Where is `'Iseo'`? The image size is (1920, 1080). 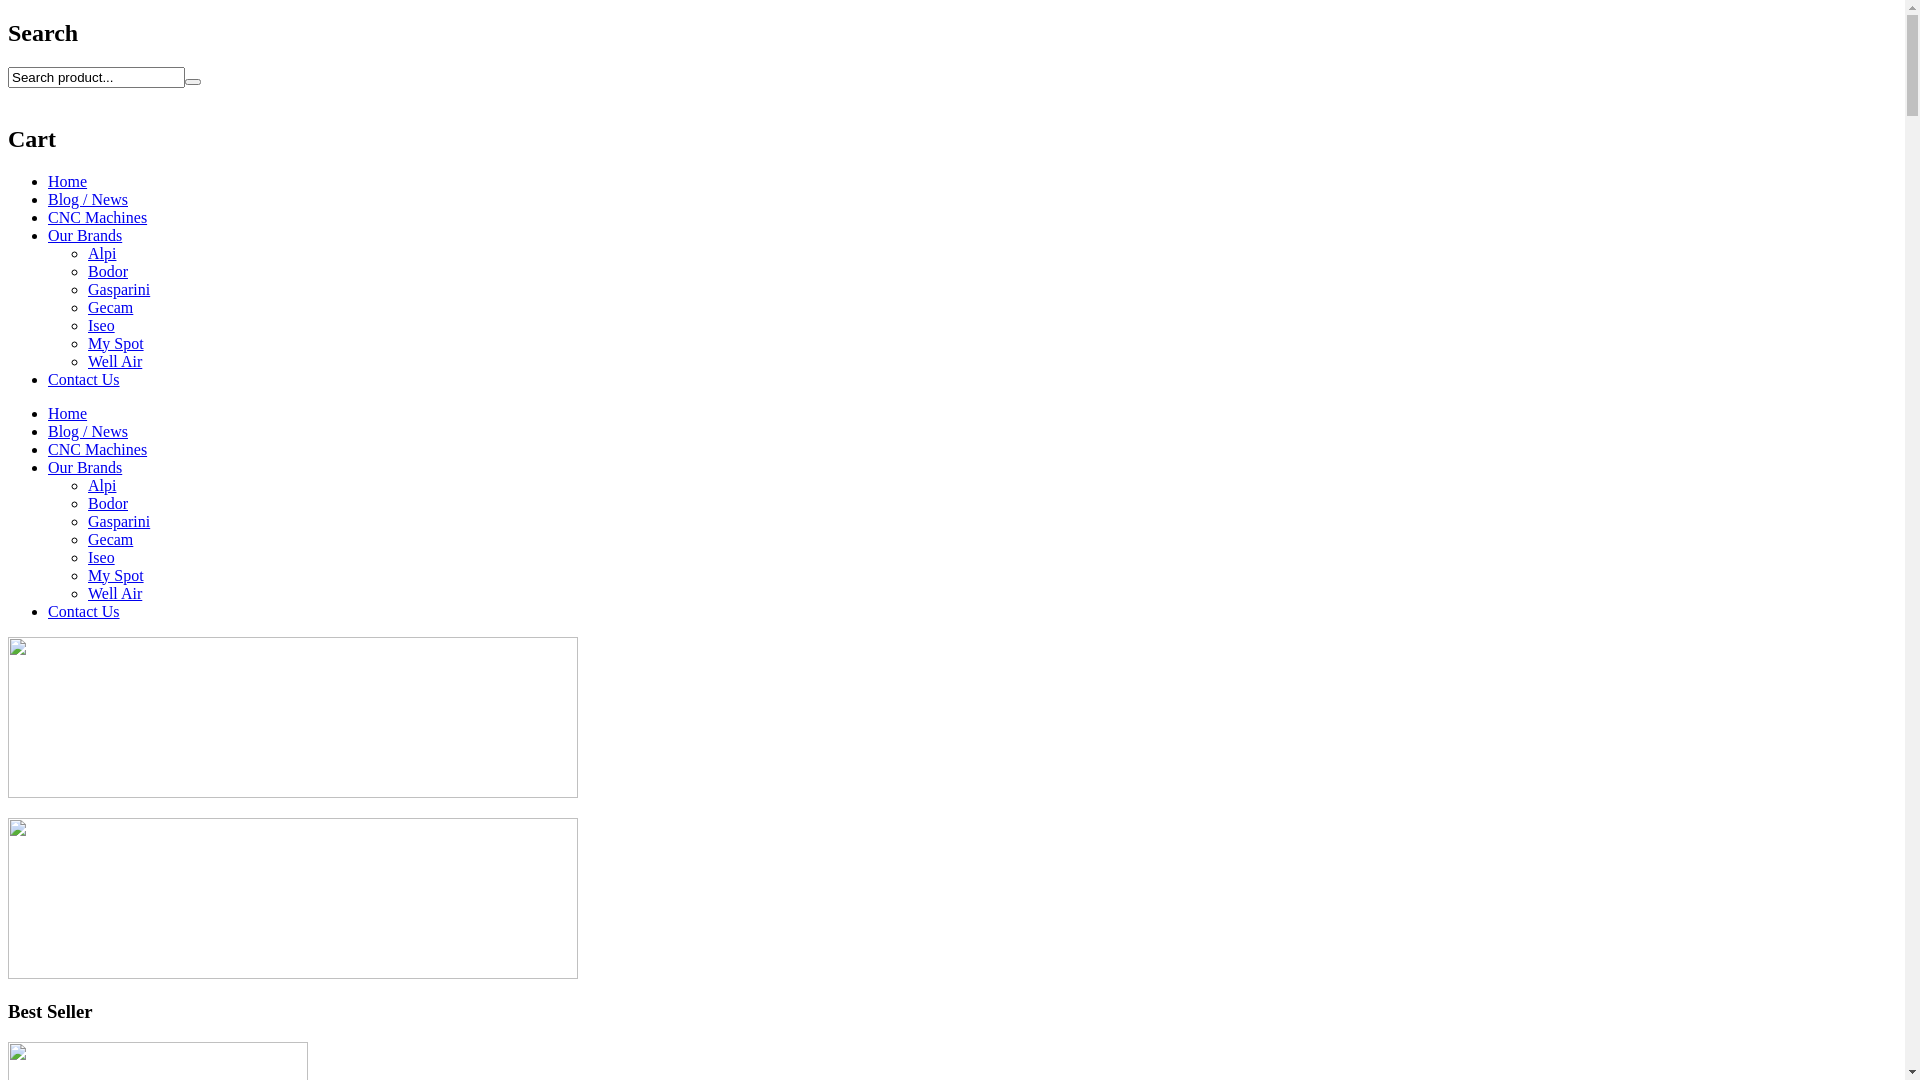
'Iseo' is located at coordinates (100, 324).